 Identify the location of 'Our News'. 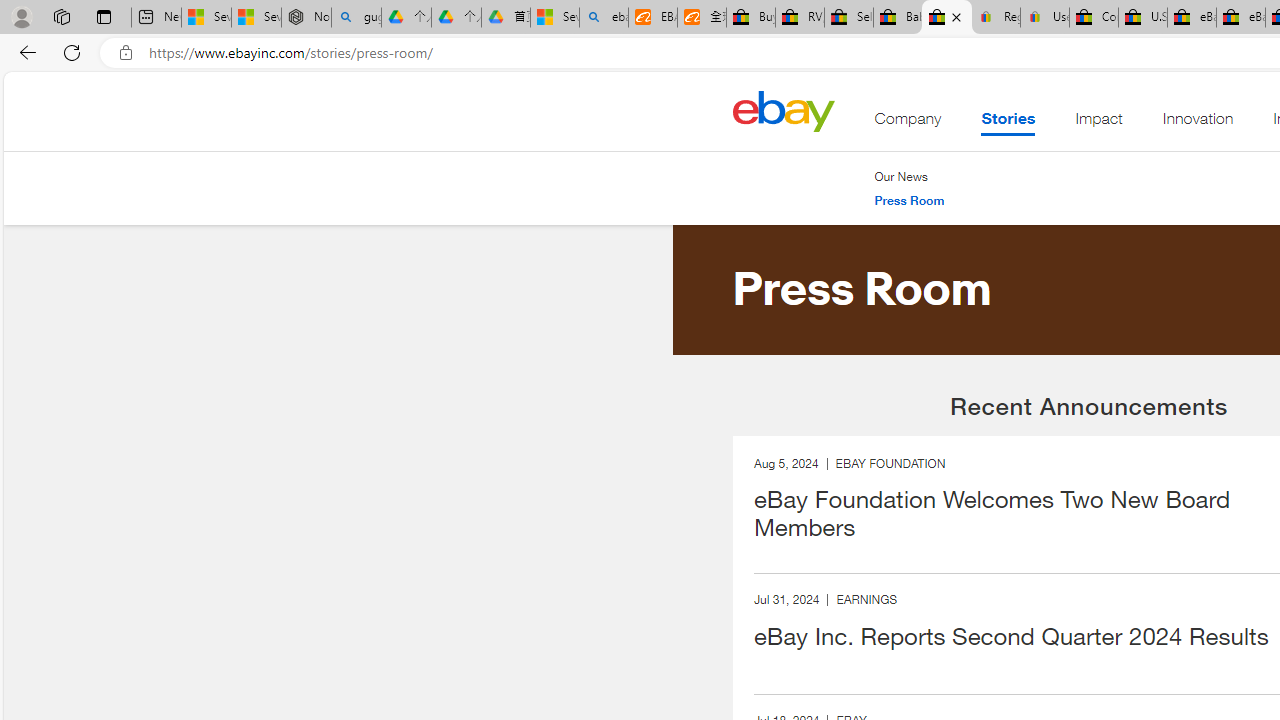
(900, 175).